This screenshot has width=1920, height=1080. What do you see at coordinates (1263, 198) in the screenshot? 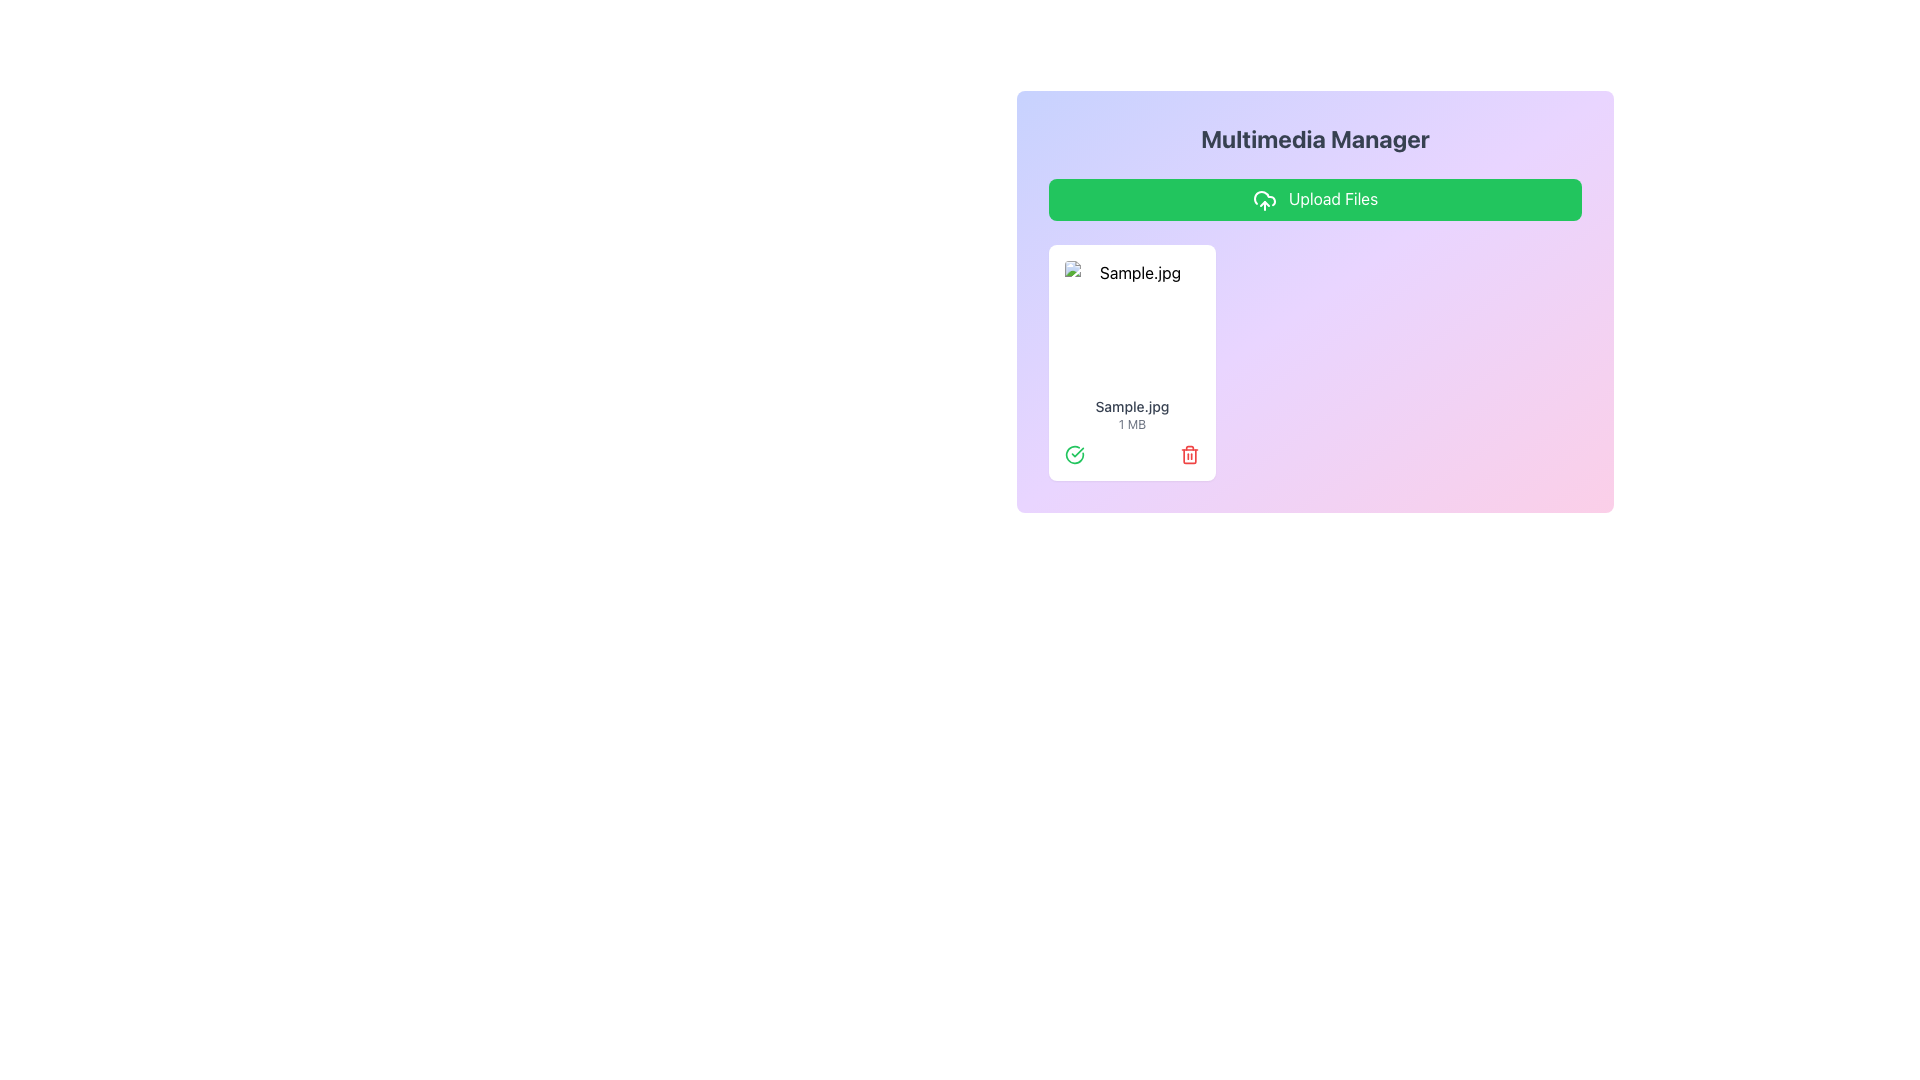
I see `the cloud icon with an upward arrow indicating an upload action, which is part of the green 'Upload Files' button located near the top center of the interface` at bounding box center [1263, 198].